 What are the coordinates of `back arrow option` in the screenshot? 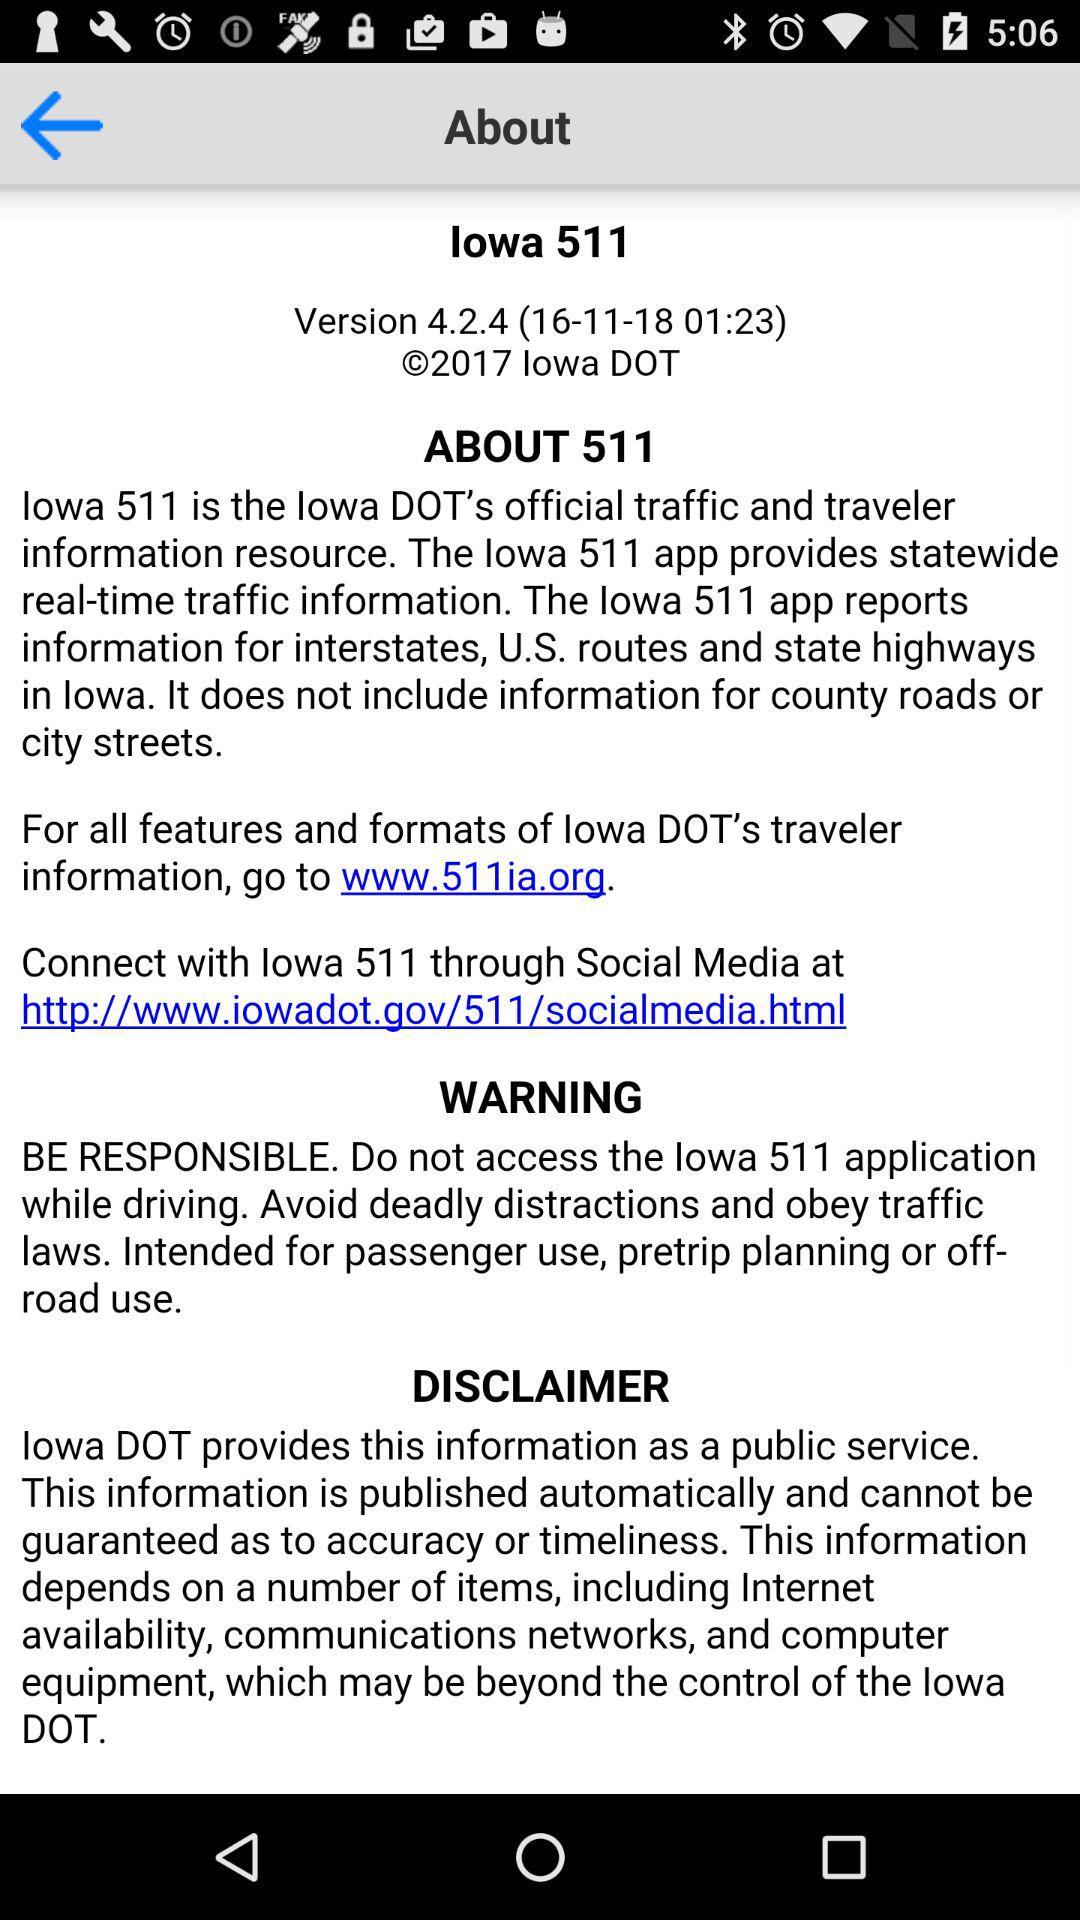 It's located at (50, 124).